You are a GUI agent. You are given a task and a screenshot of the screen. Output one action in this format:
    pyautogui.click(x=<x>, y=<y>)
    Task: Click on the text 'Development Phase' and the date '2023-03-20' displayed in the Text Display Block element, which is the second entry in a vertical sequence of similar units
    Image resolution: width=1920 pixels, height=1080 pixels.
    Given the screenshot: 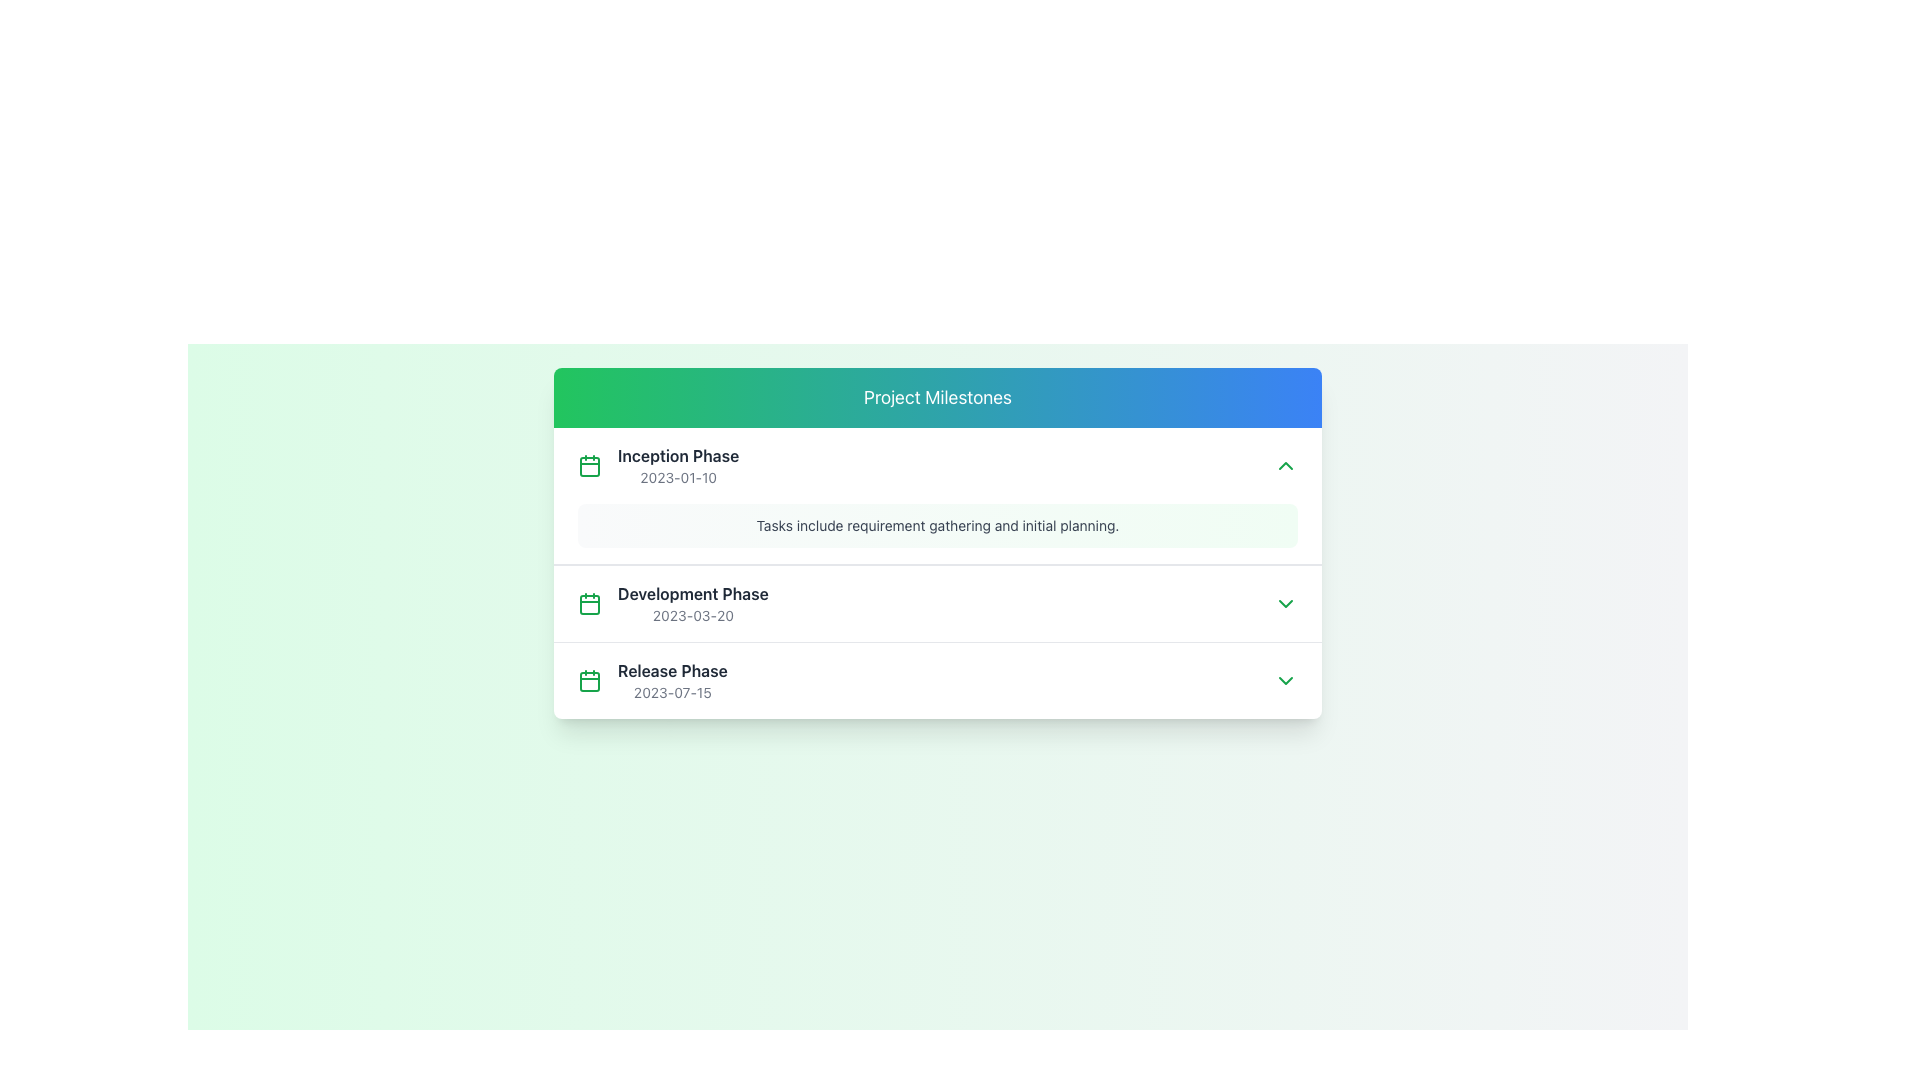 What is the action you would take?
    pyautogui.click(x=693, y=603)
    